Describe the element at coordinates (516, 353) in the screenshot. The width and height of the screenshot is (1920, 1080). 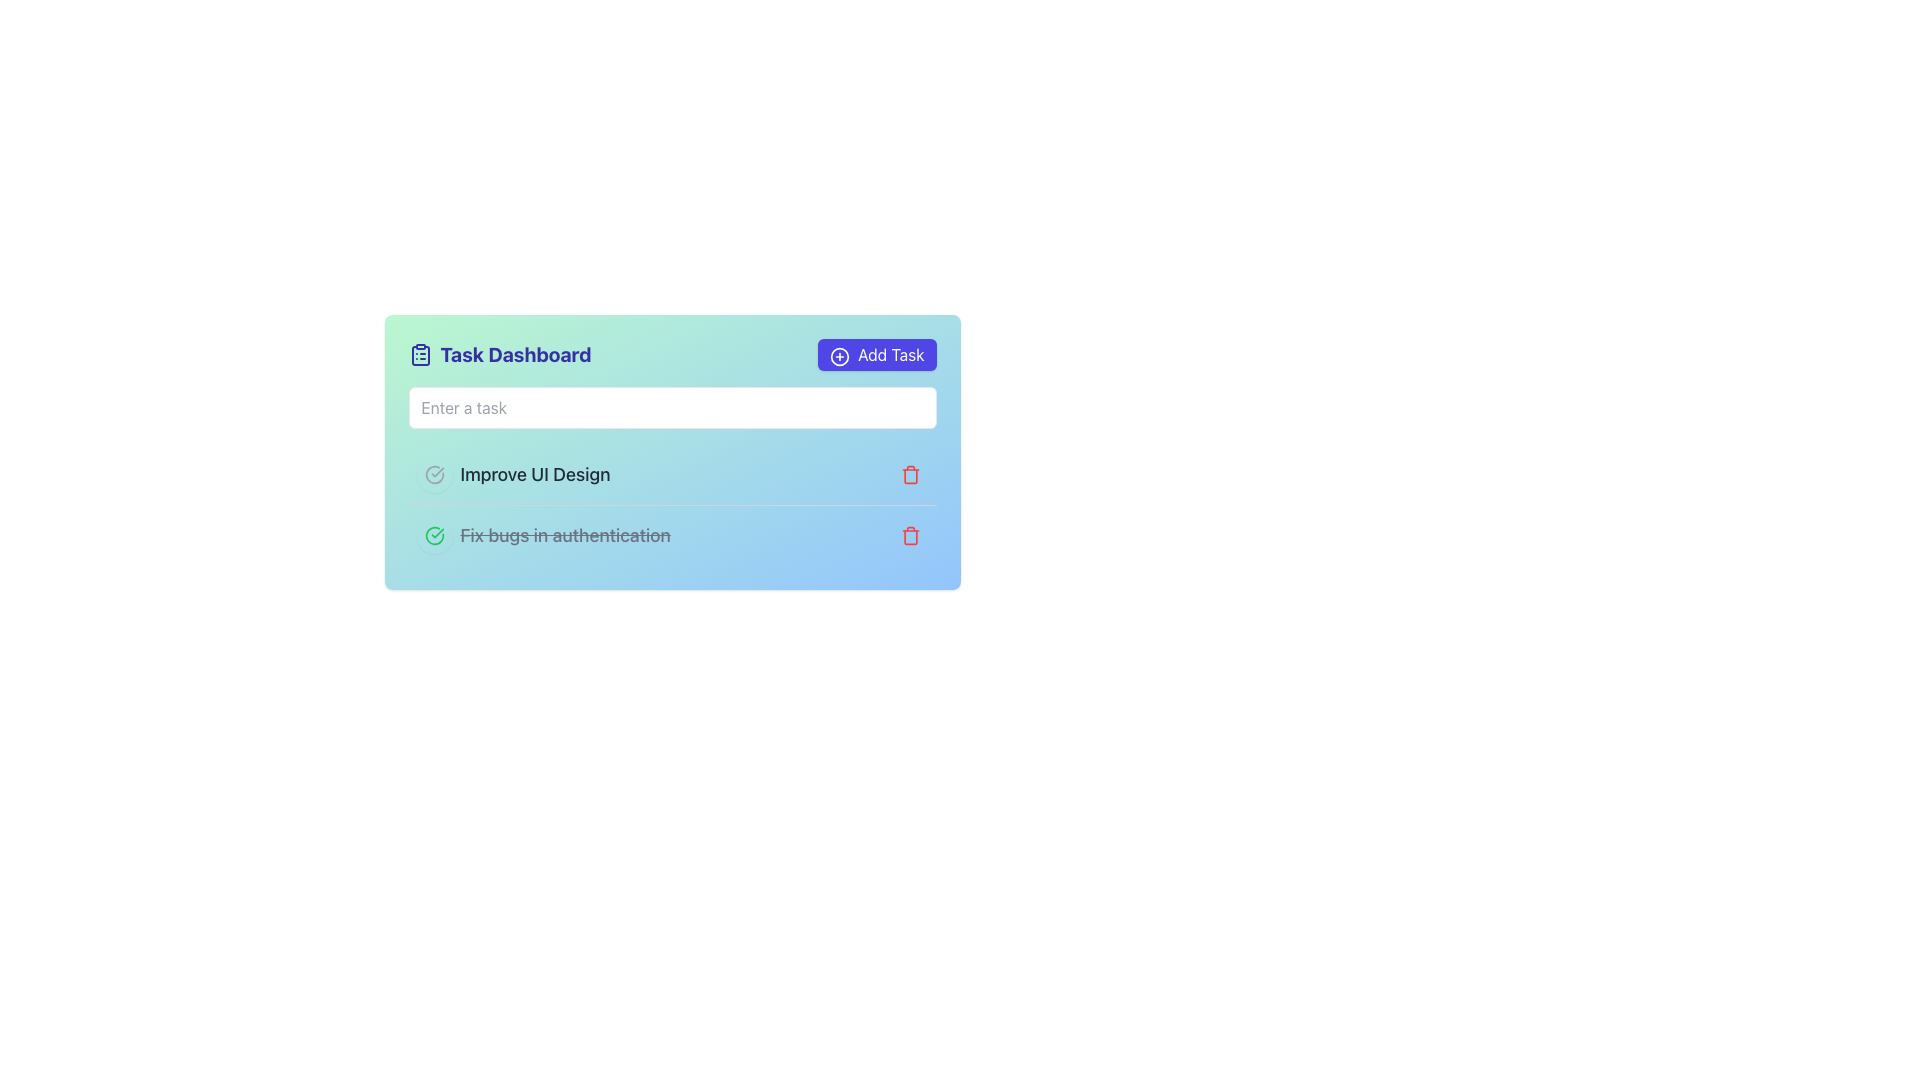
I see `text from the header label that denotes the current section of the task management dashboard, which is positioned next to a clipboard icon and has a gradient background` at that location.